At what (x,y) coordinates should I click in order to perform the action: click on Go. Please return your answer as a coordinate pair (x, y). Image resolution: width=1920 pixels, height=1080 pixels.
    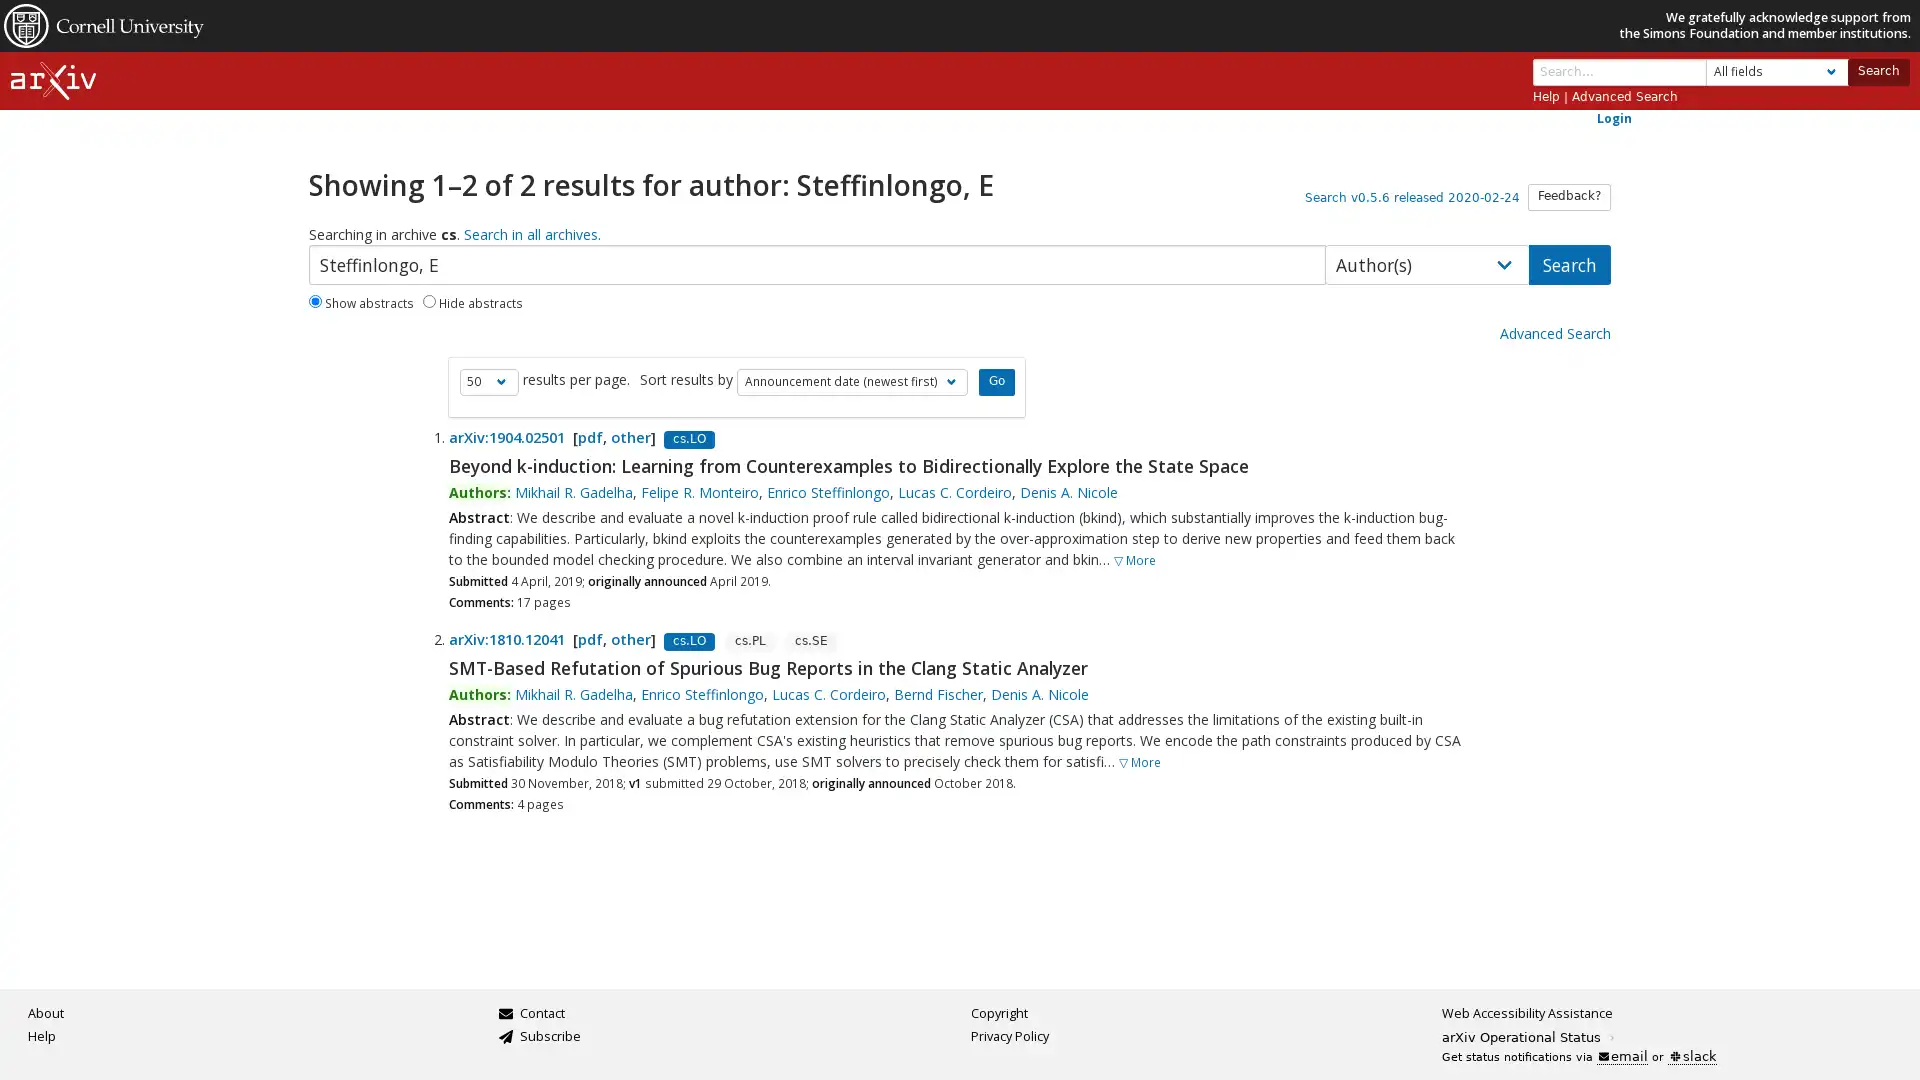
    Looking at the image, I should click on (996, 381).